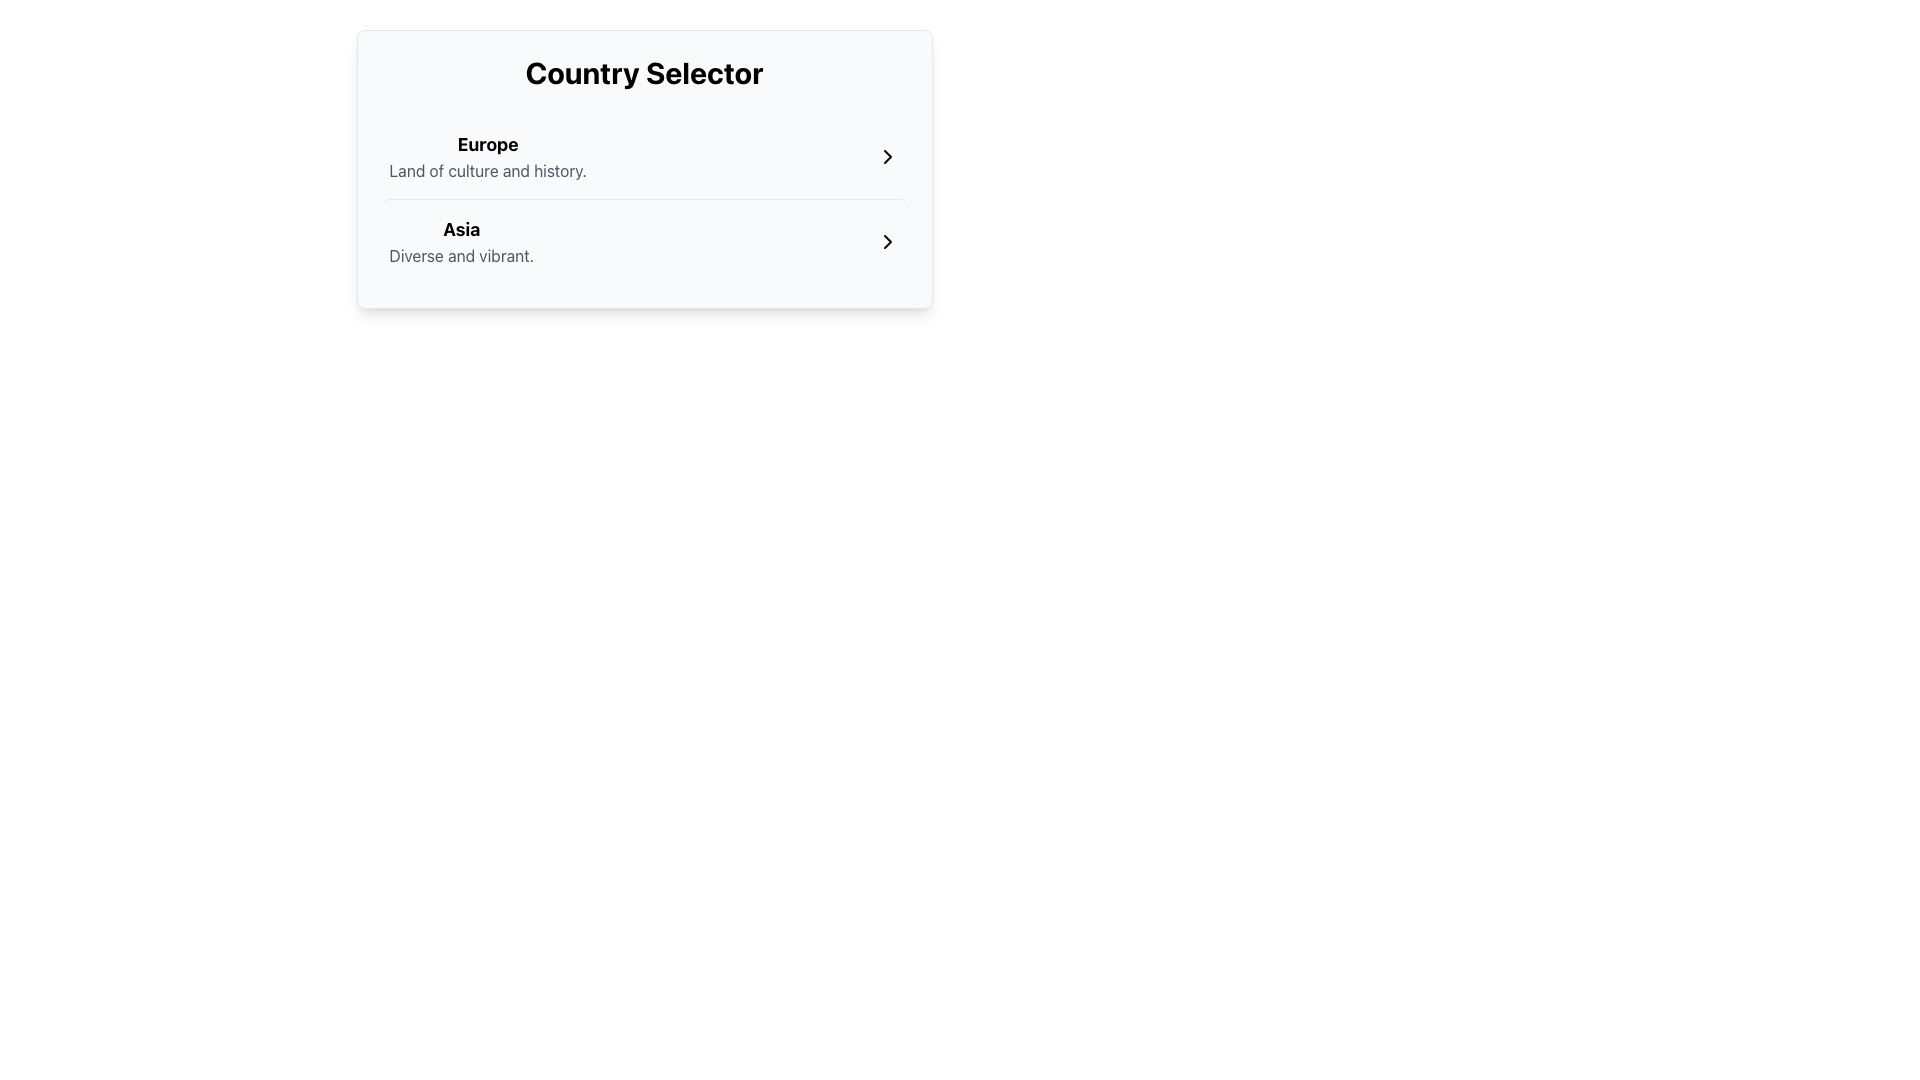  I want to click on text label for the section related to 'Asia', which is positioned as the second item in the list below 'Europe', so click(460, 229).